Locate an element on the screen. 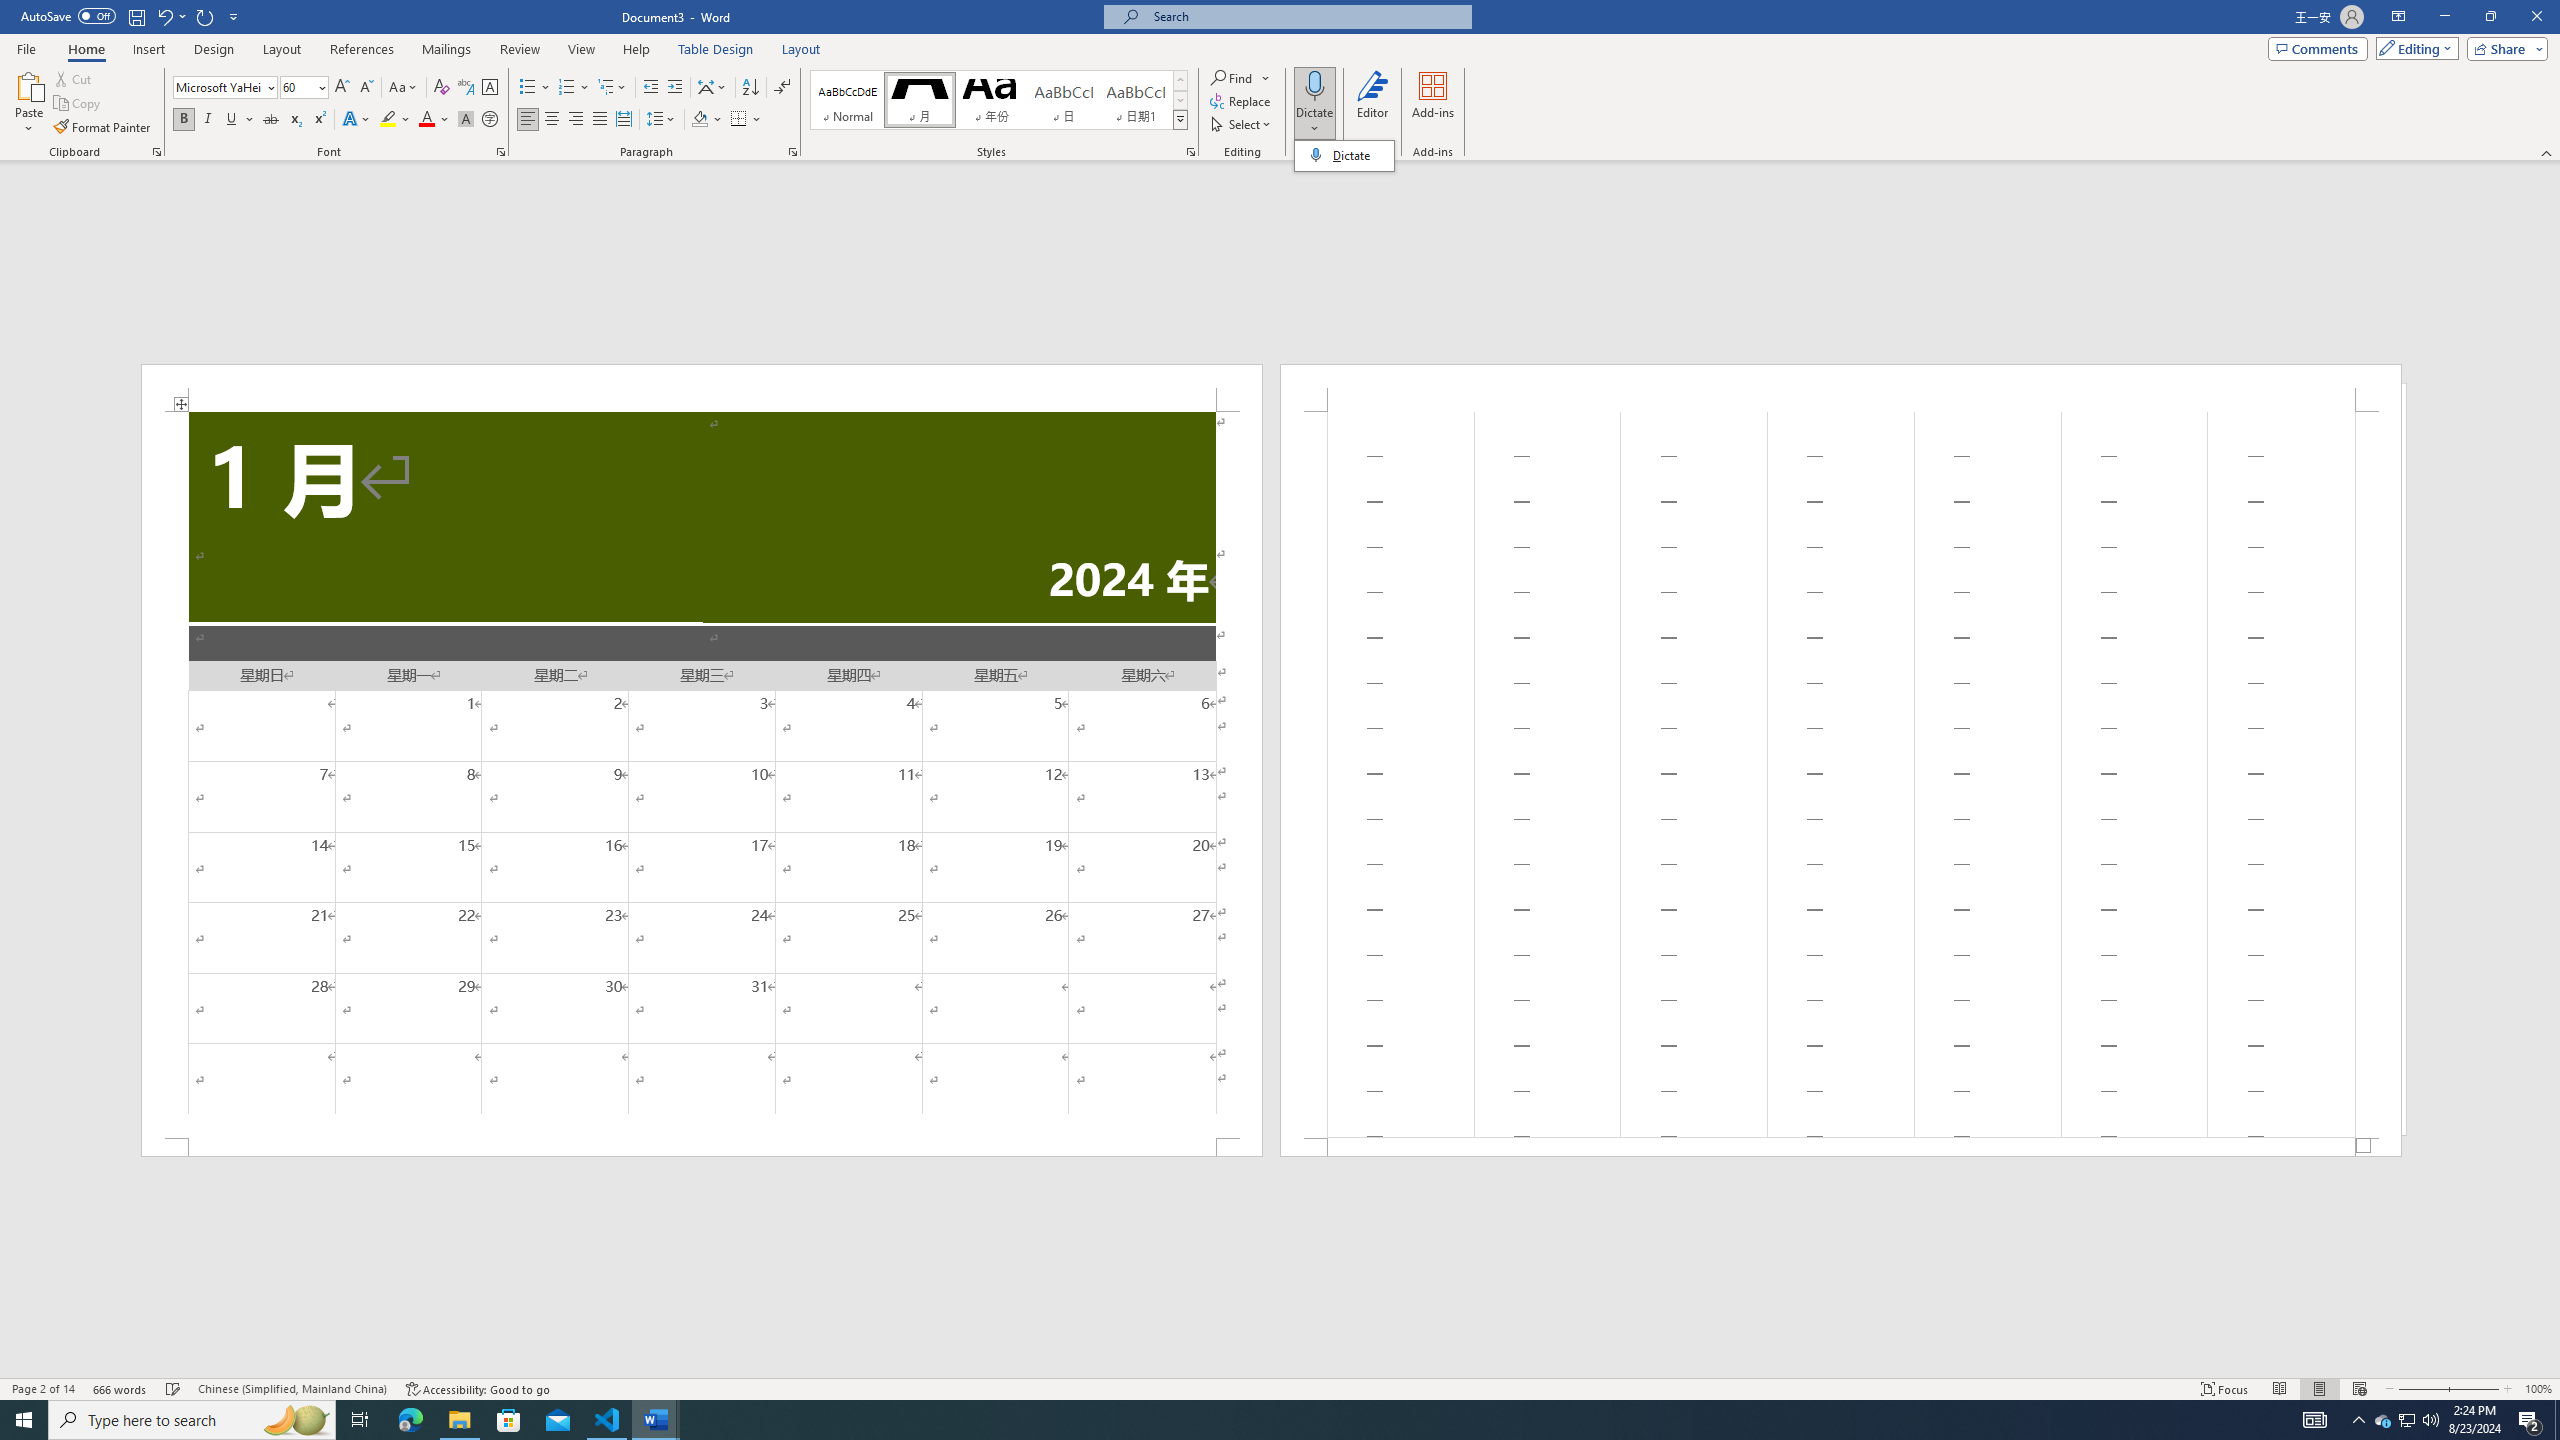  'Borders' is located at coordinates (737, 118).